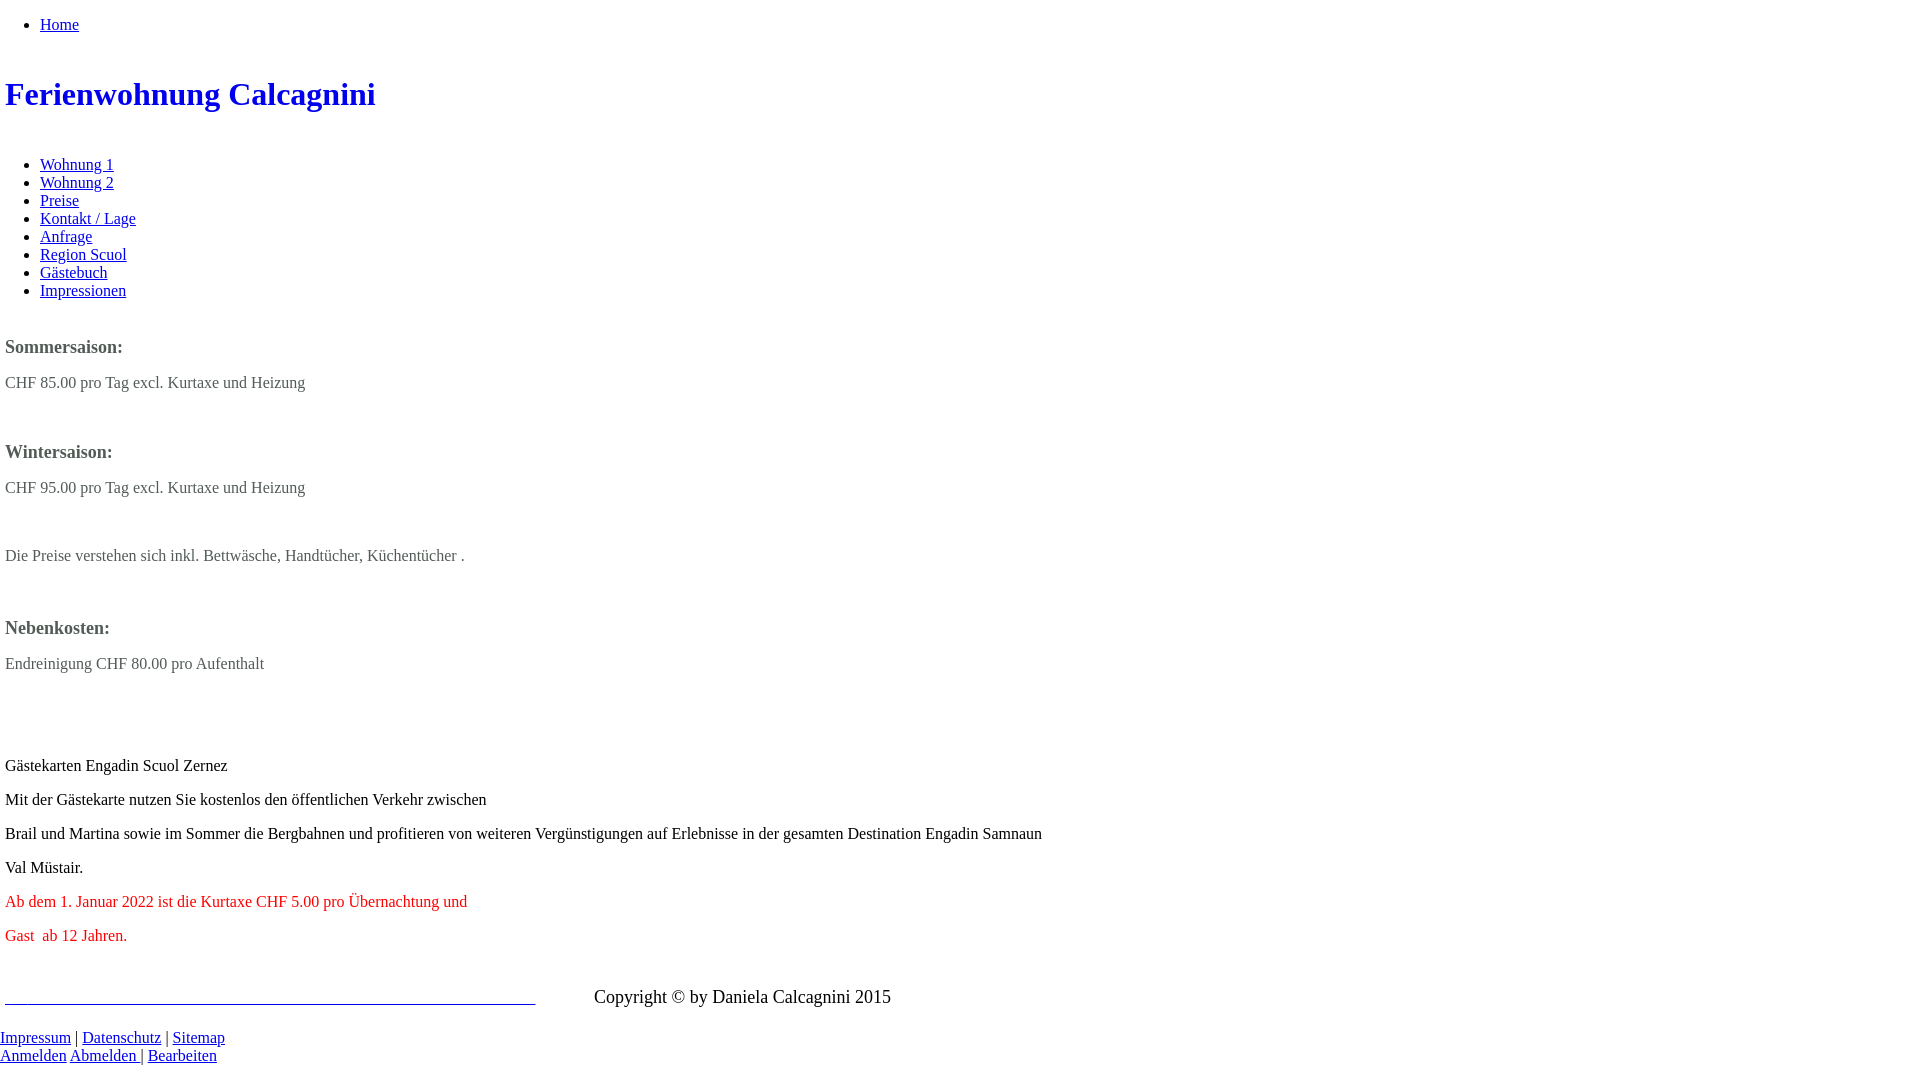 The image size is (1920, 1080). Describe the element at coordinates (198, 1036) in the screenshot. I see `'Sitemap'` at that location.